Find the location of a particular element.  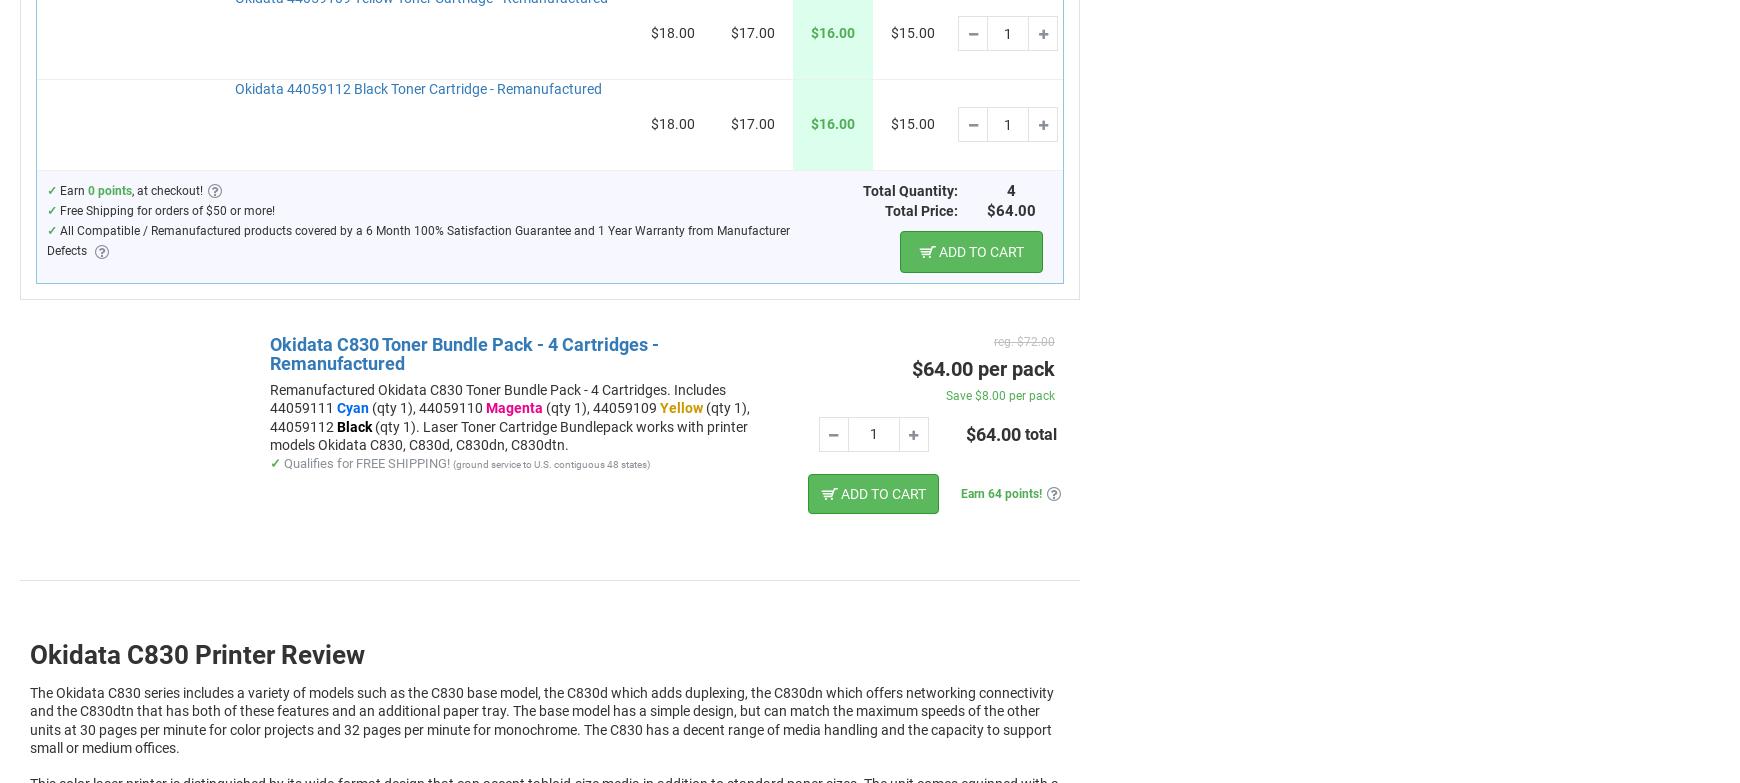

'Black' is located at coordinates (354, 425).